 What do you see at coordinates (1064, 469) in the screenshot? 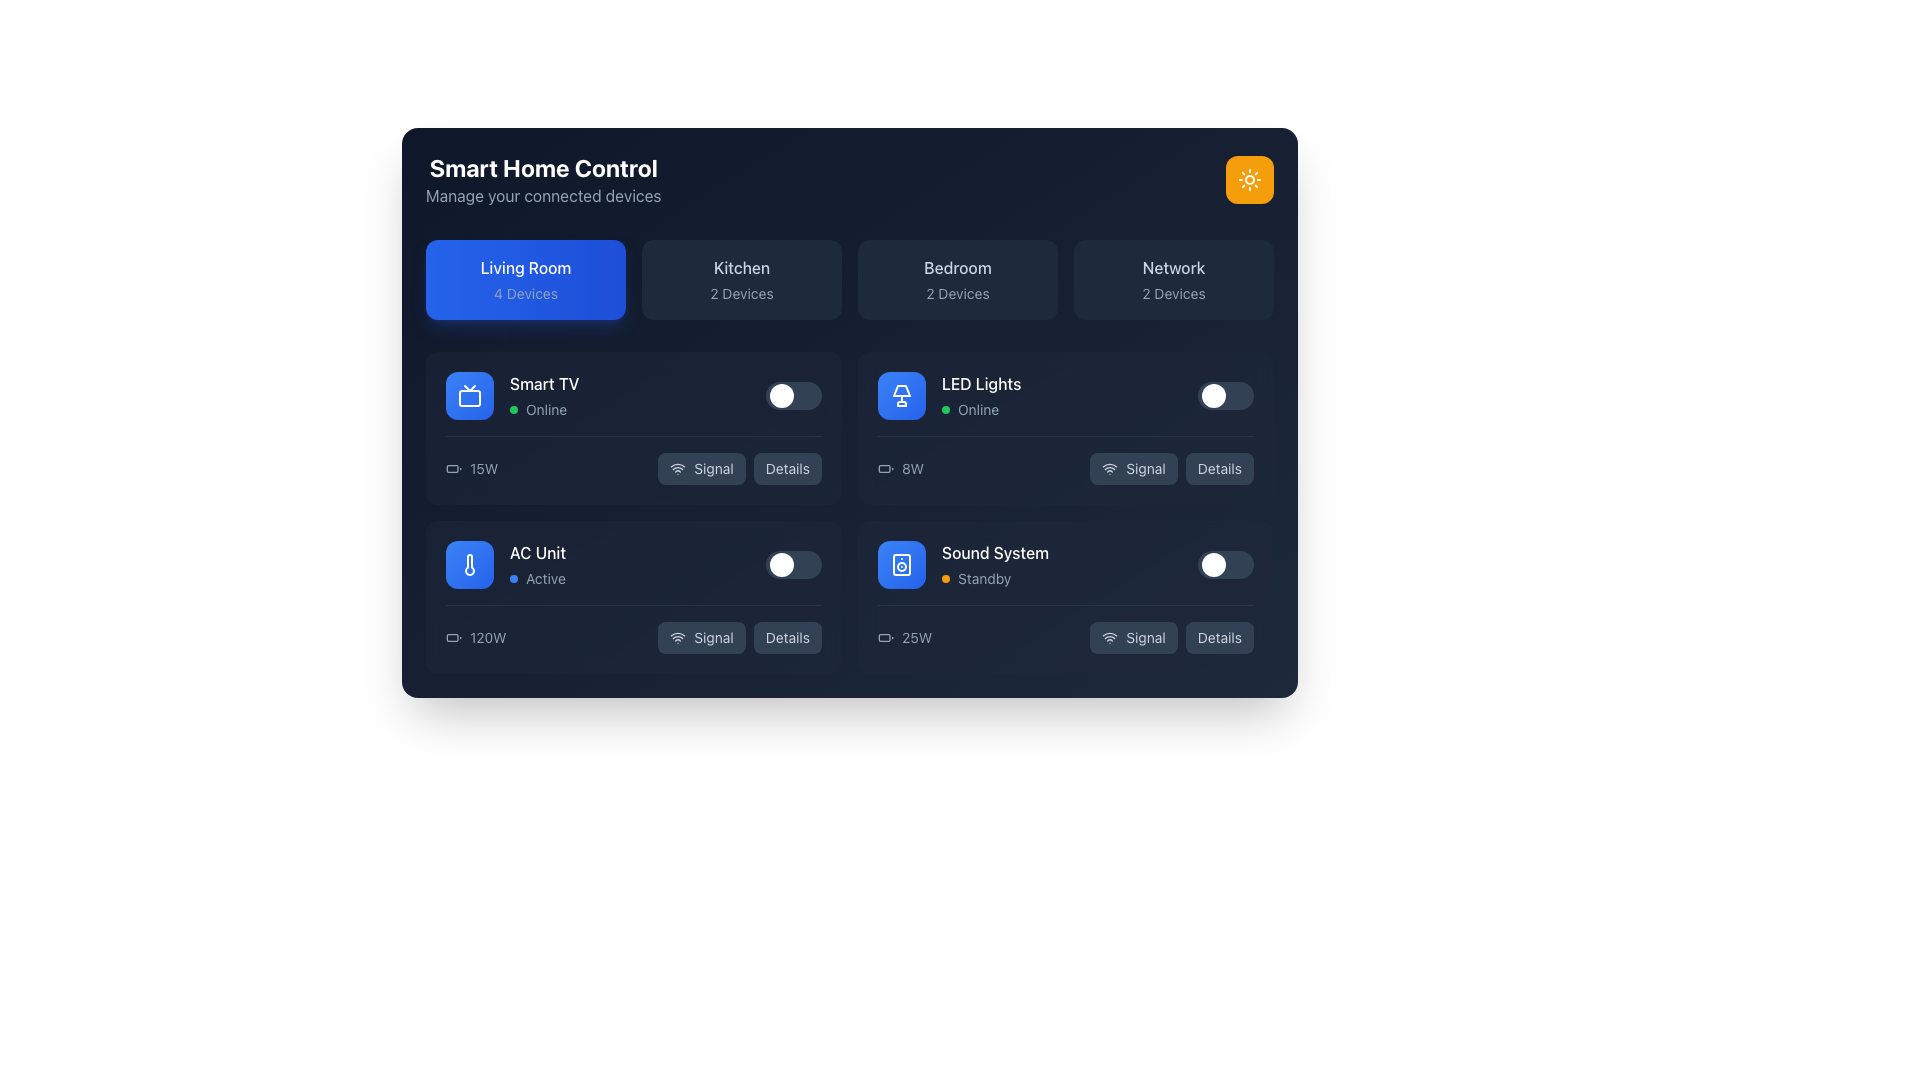
I see `the 'Signal' button in the Informational and control row associated with the 'LED Lights' panel, located between the power usage indicator and action buttons` at bounding box center [1064, 469].